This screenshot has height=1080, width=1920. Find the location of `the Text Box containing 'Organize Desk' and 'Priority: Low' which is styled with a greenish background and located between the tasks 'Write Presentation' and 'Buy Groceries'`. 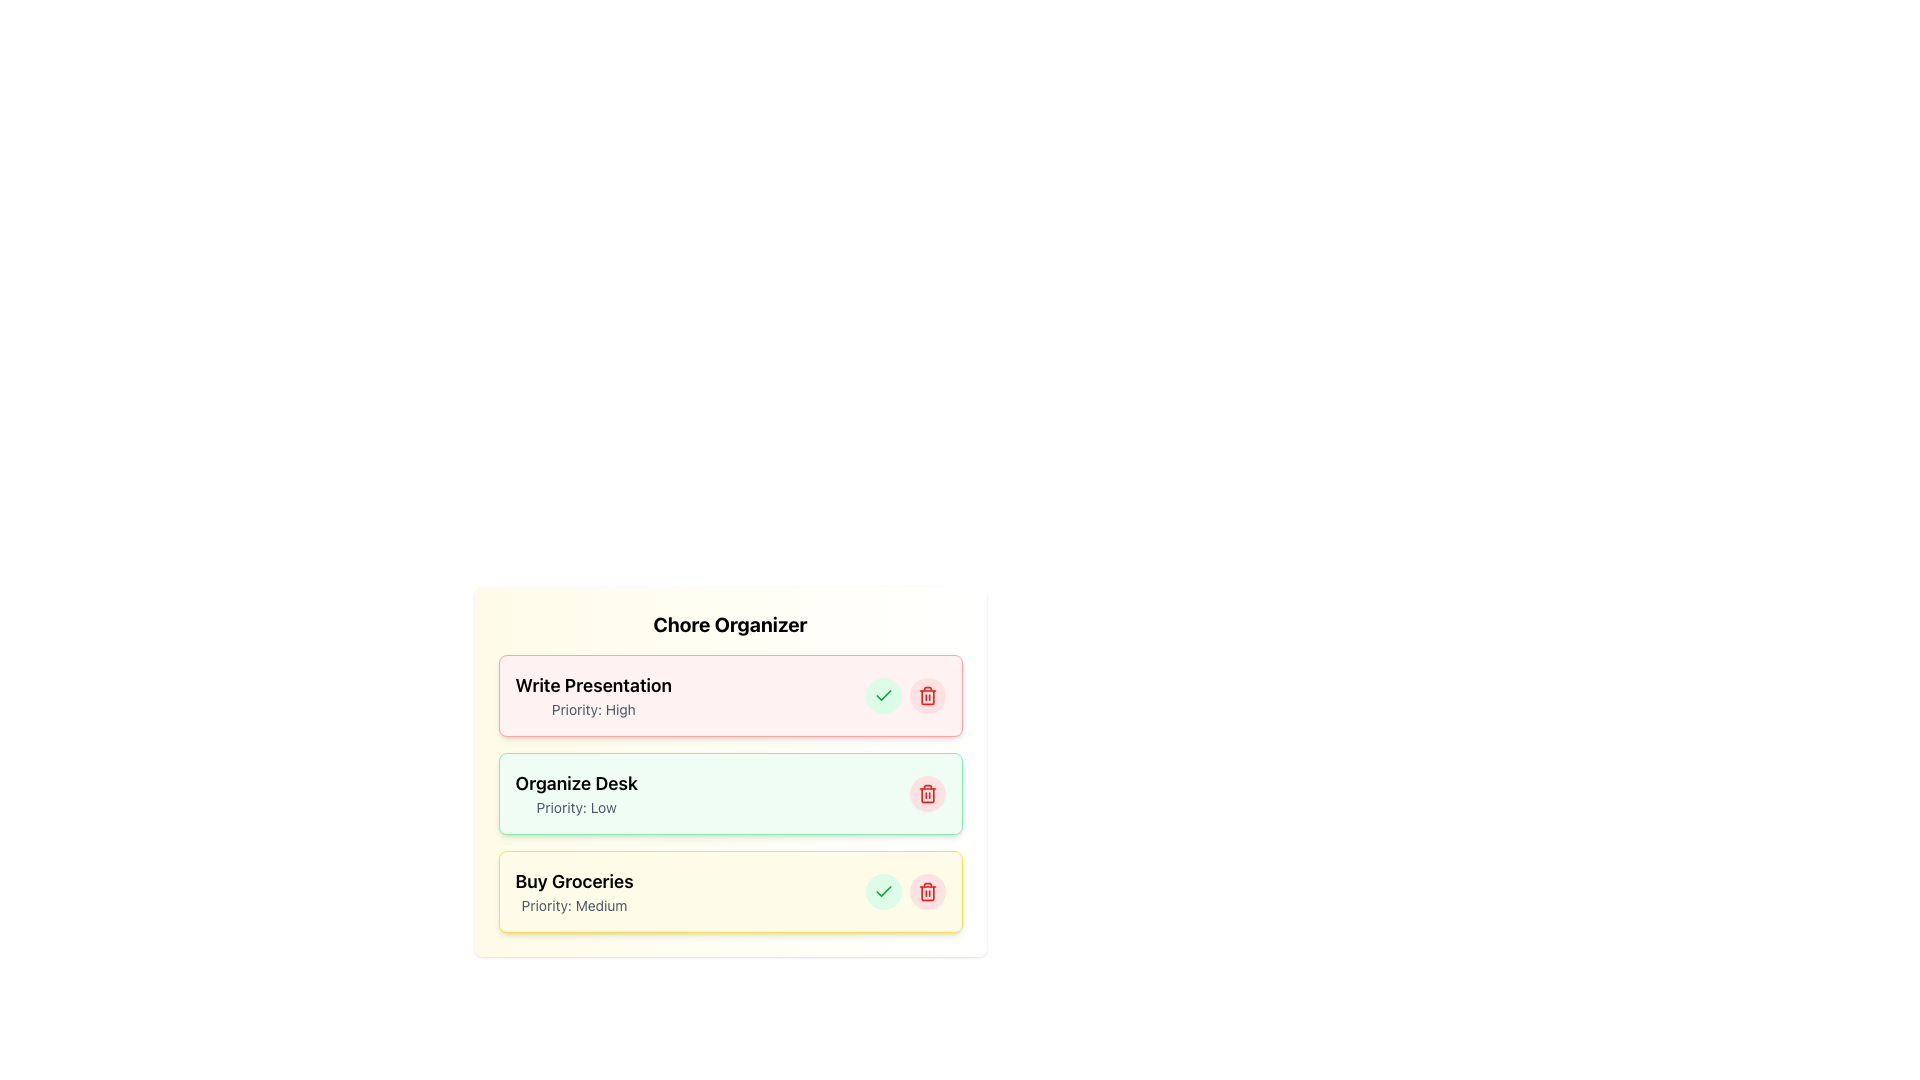

the Text Box containing 'Organize Desk' and 'Priority: Low' which is styled with a greenish background and located between the tasks 'Write Presentation' and 'Buy Groceries' is located at coordinates (575, 793).